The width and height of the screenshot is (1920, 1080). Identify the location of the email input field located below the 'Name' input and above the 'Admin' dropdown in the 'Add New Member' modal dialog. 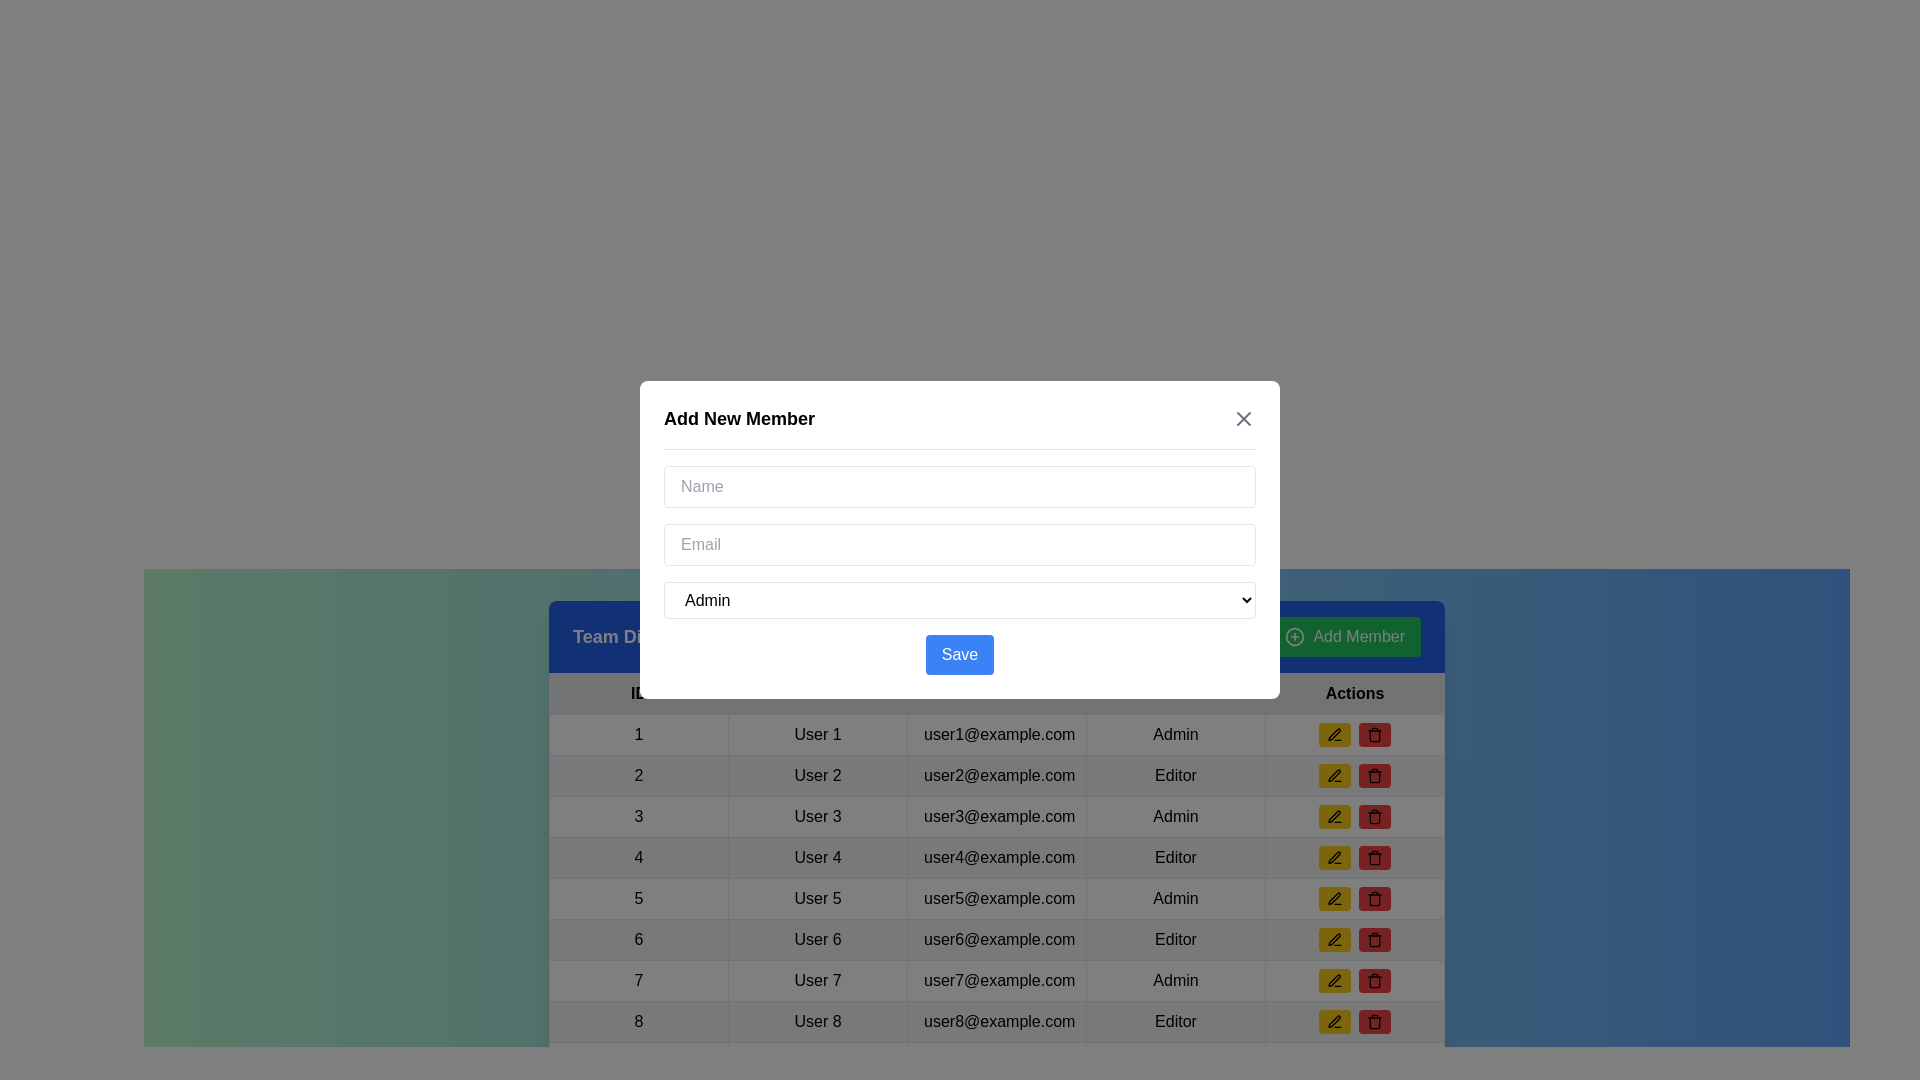
(960, 544).